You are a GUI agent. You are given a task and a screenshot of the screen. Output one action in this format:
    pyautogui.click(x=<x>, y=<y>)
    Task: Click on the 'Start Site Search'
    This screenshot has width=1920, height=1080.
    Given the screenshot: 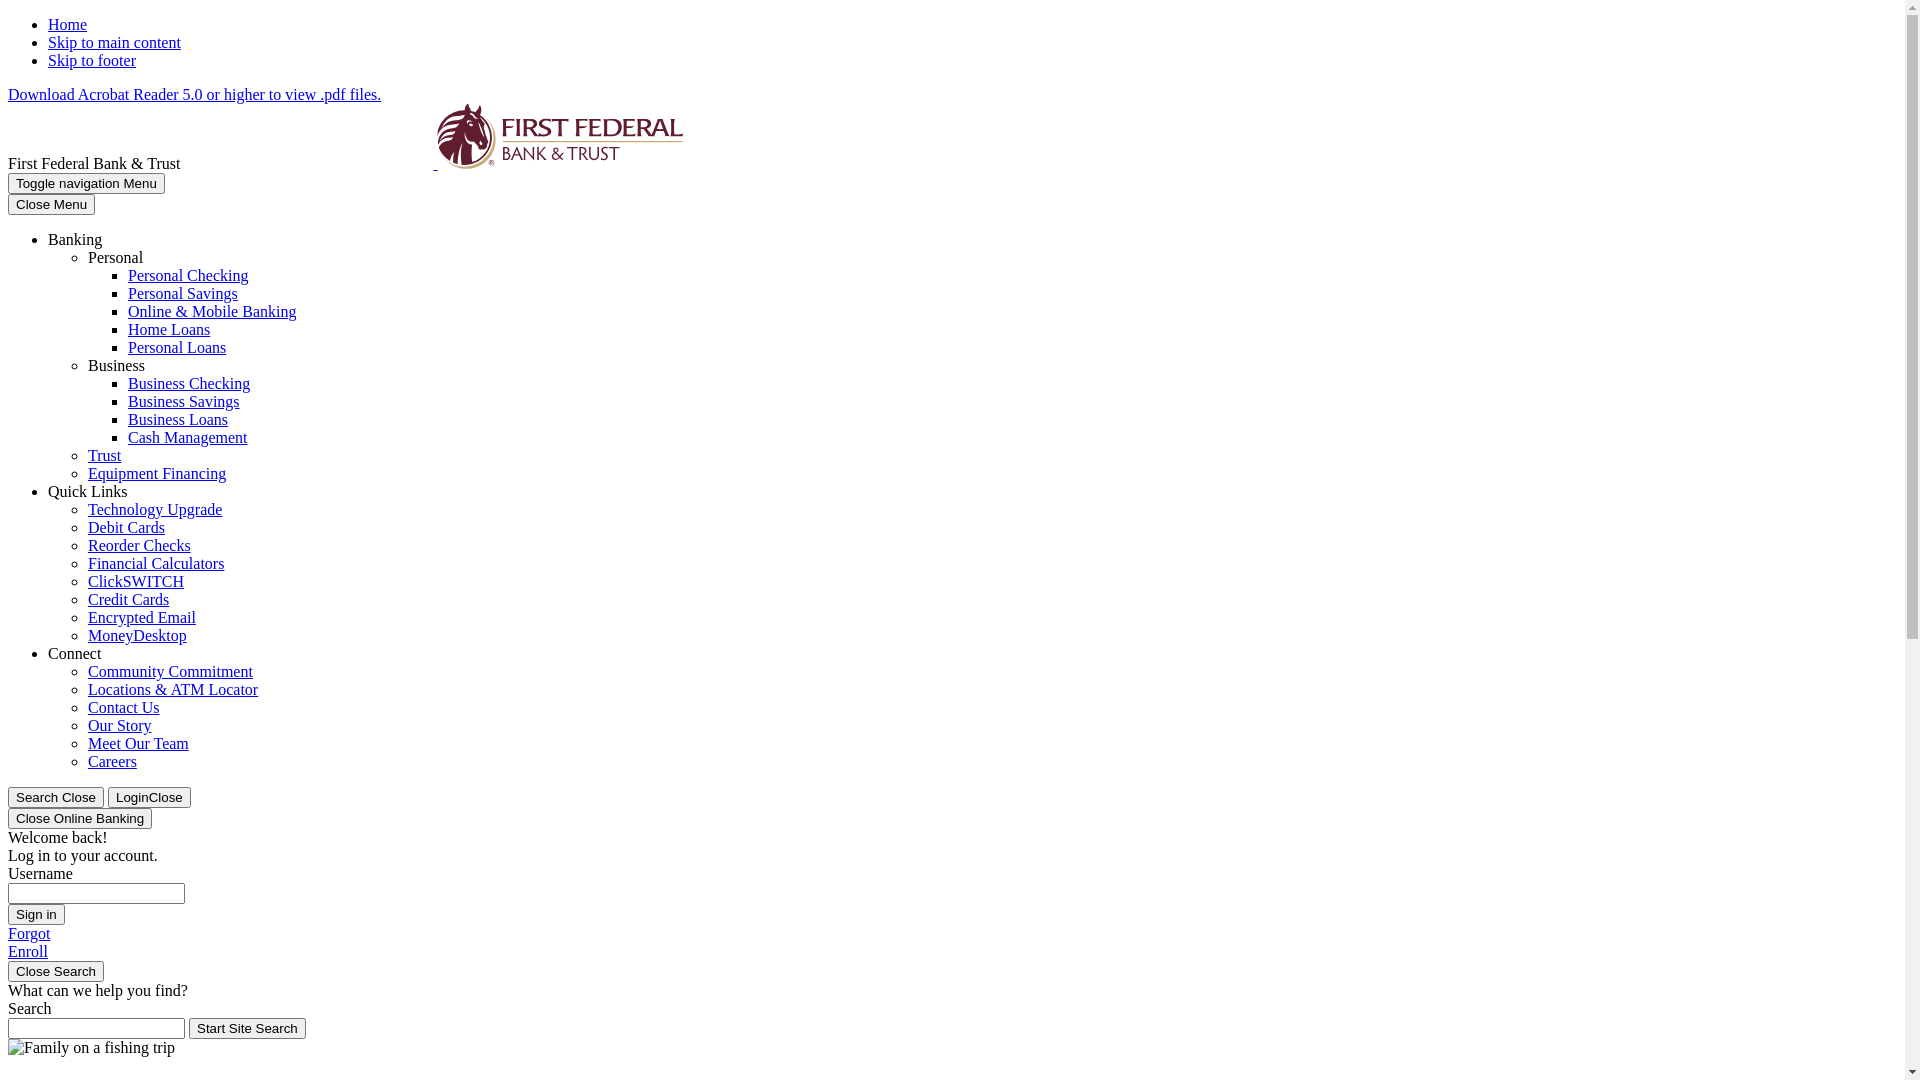 What is the action you would take?
    pyautogui.click(x=246, y=1028)
    